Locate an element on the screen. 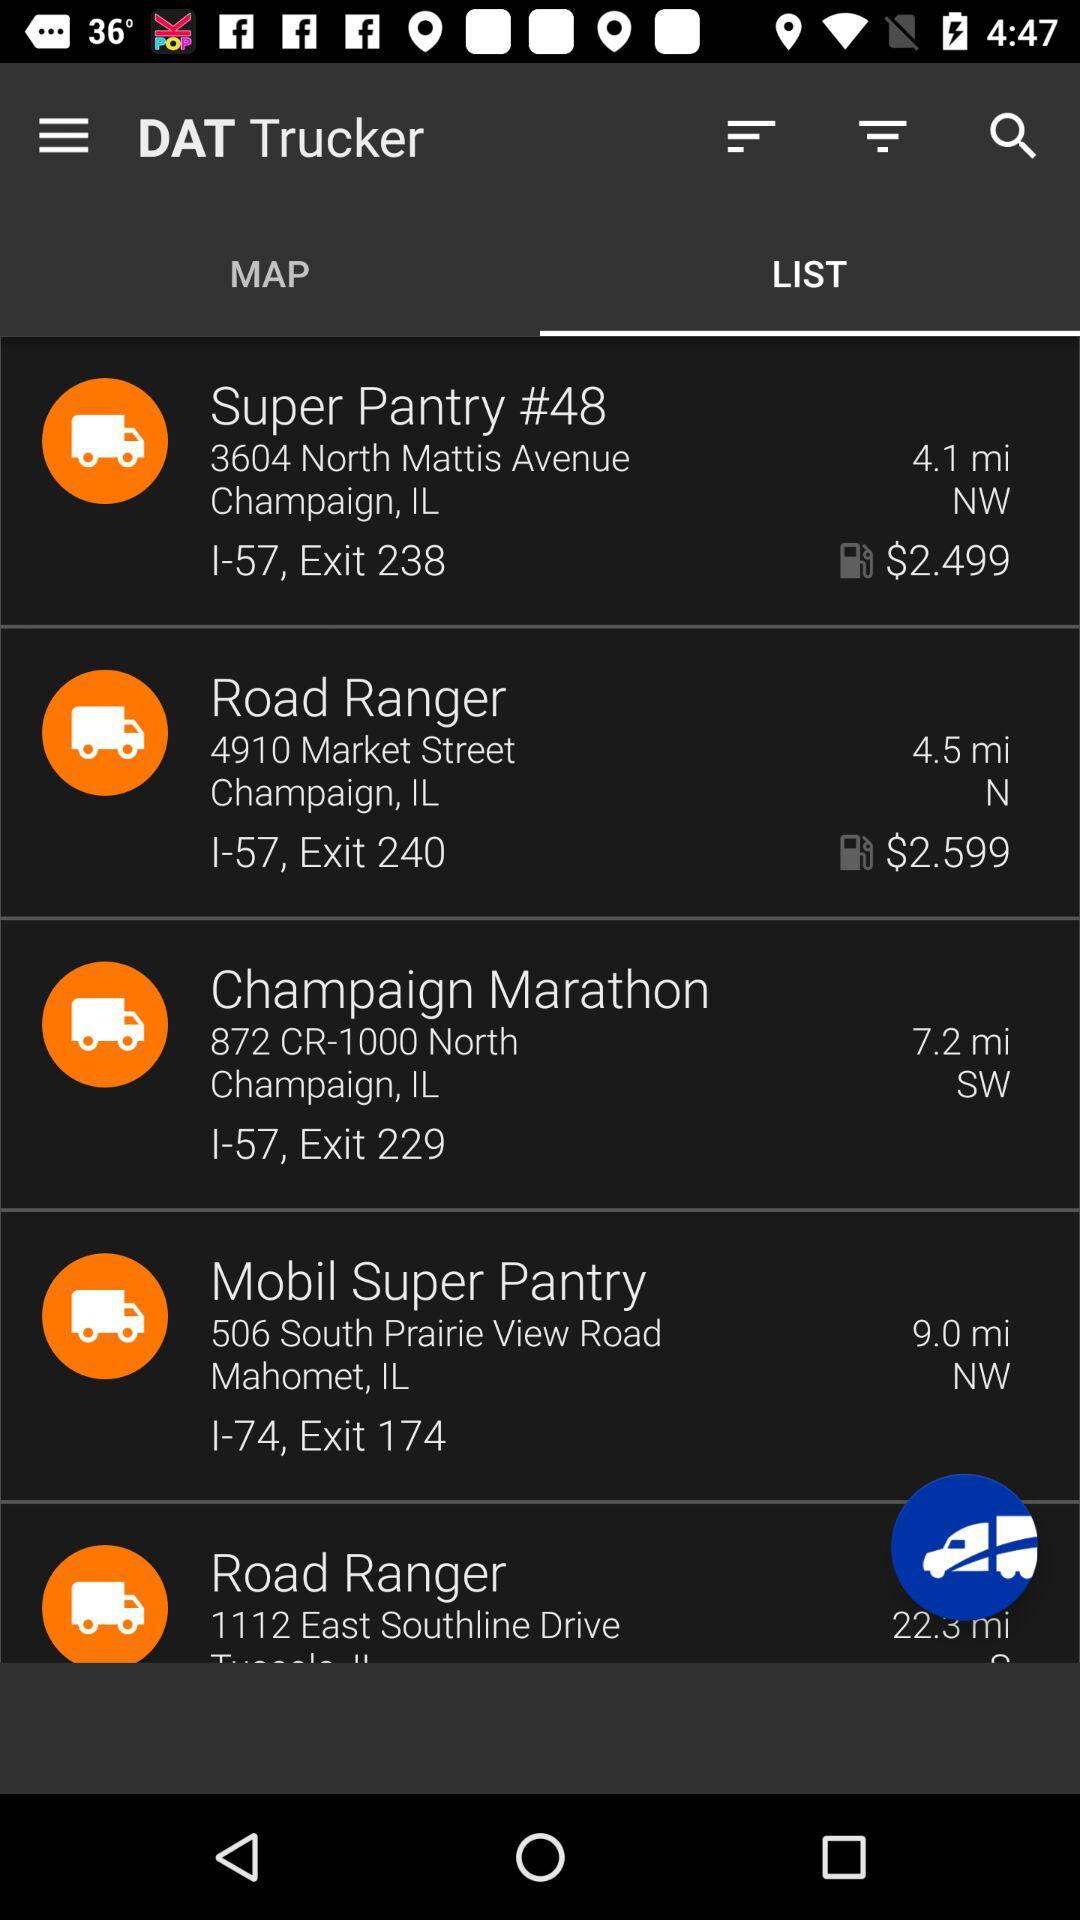  the item to the right of 506 south prairie is located at coordinates (960, 1333).